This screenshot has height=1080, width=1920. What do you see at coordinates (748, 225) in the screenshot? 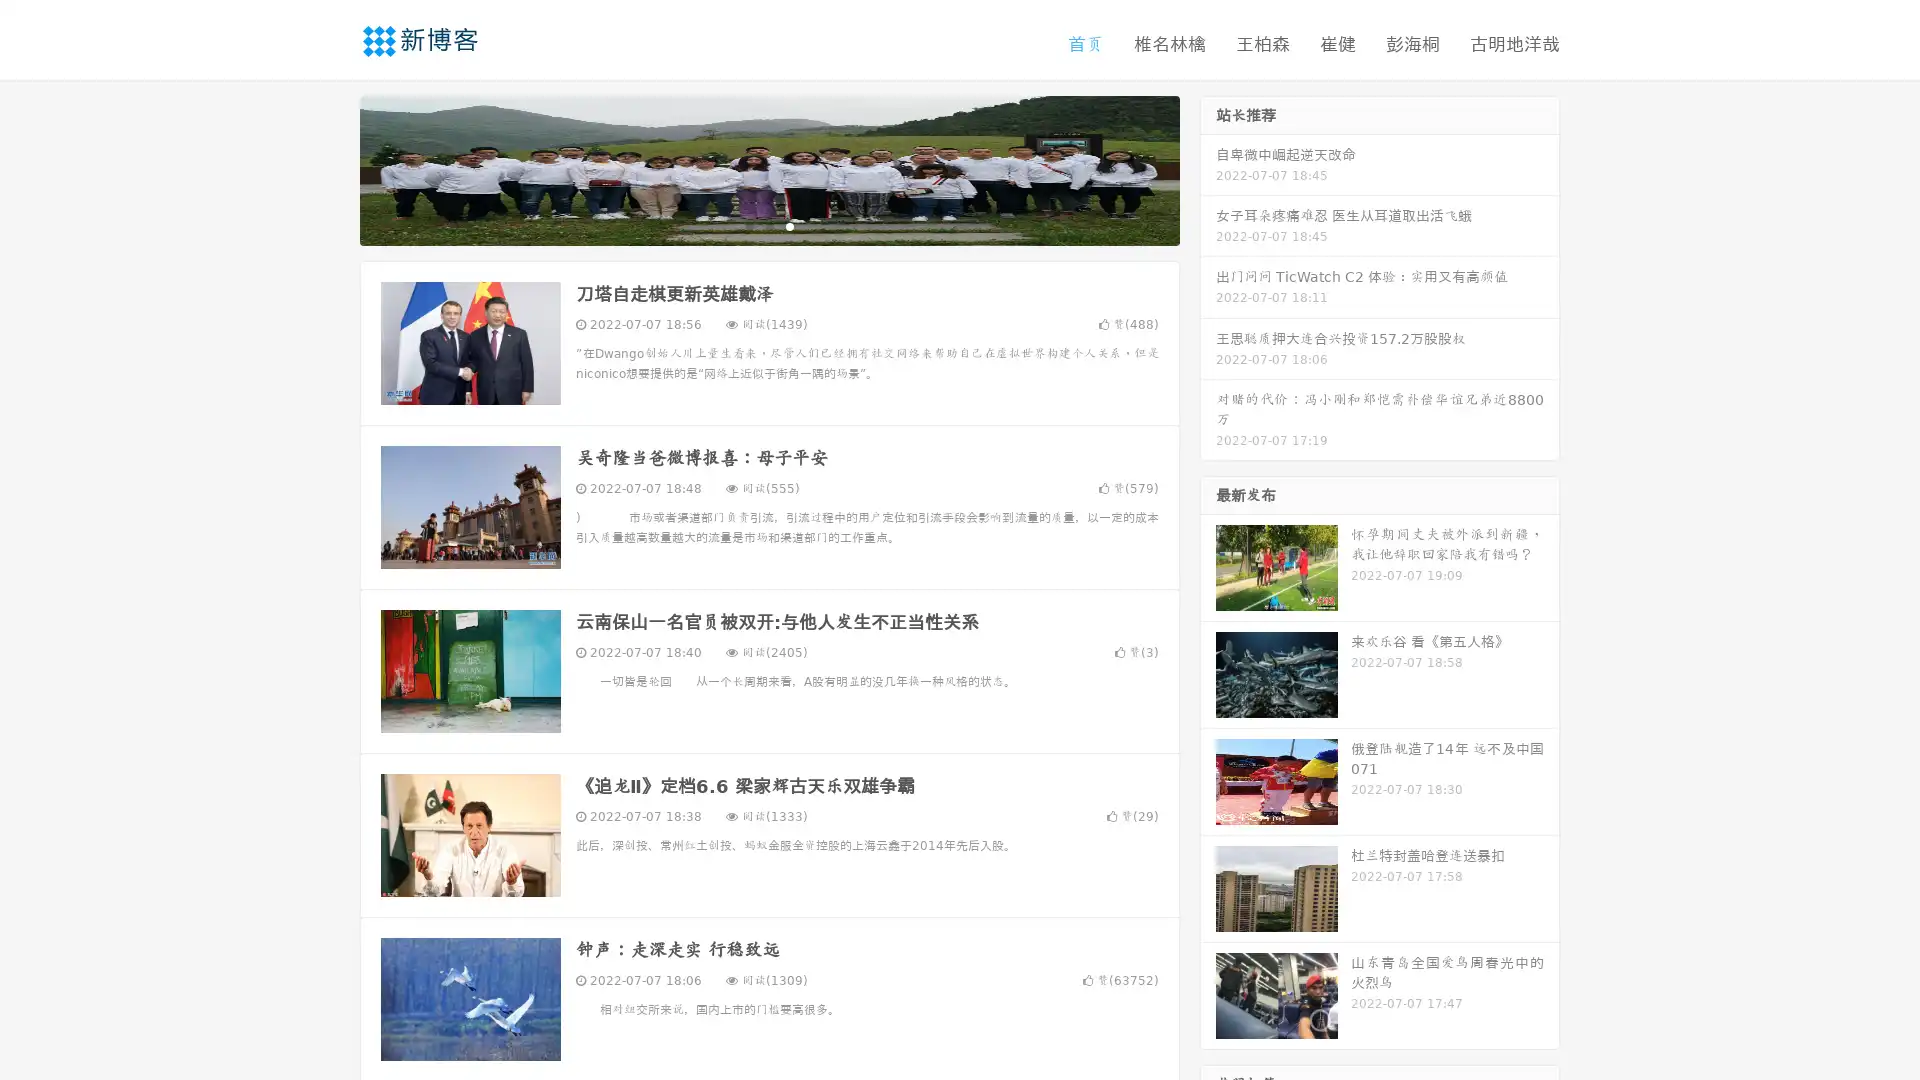
I see `Go to slide 1` at bounding box center [748, 225].